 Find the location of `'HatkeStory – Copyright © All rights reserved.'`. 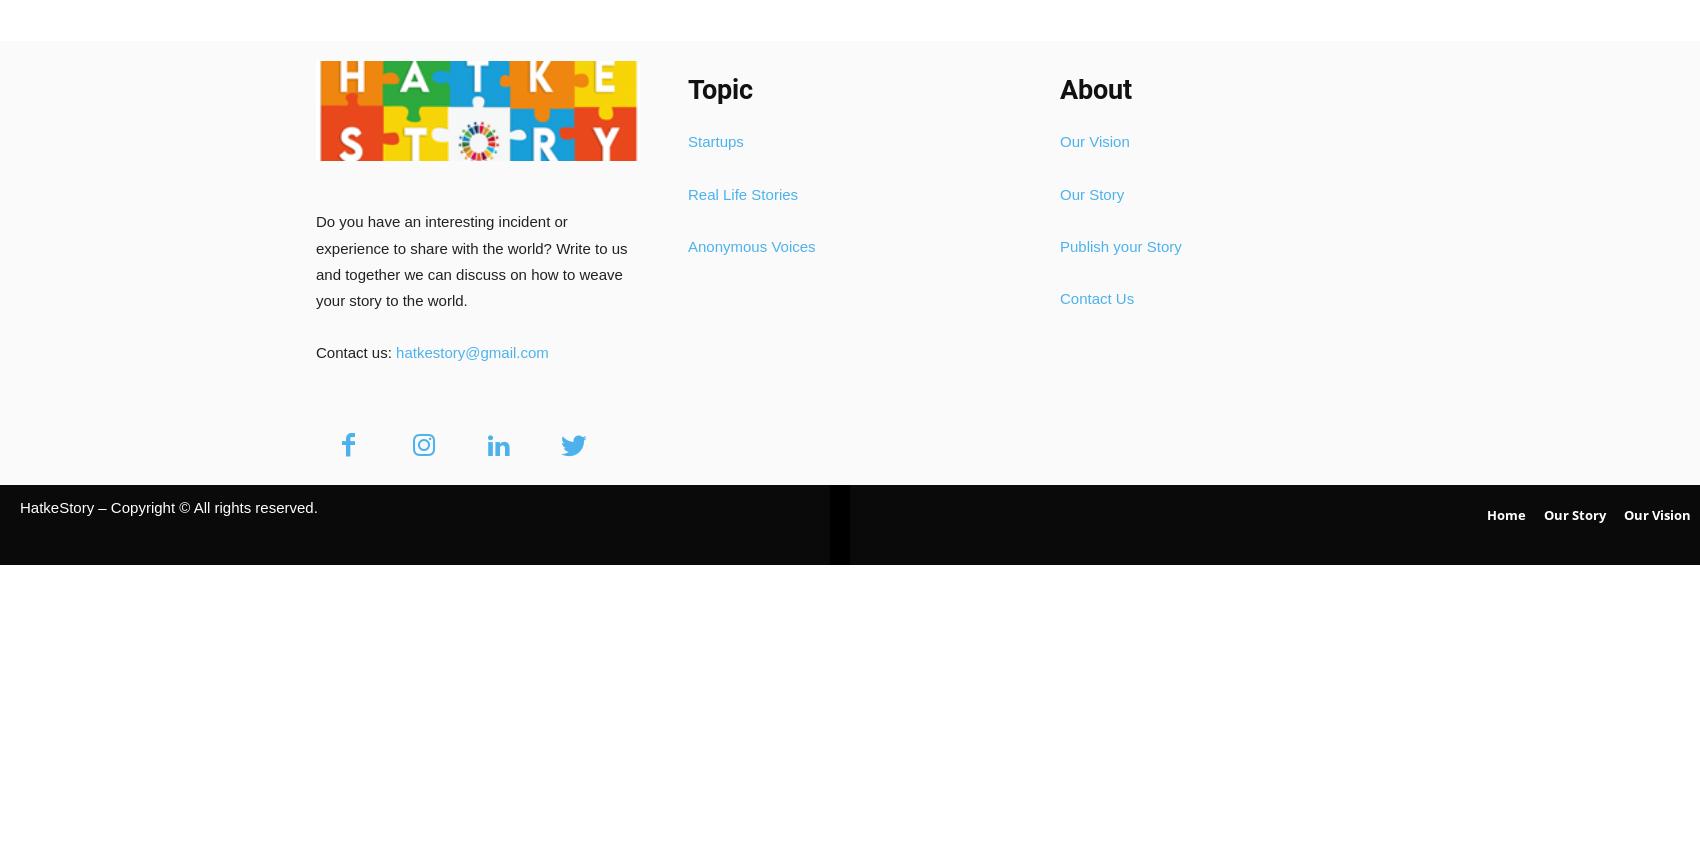

'HatkeStory – Copyright © All rights reserved.' is located at coordinates (167, 505).